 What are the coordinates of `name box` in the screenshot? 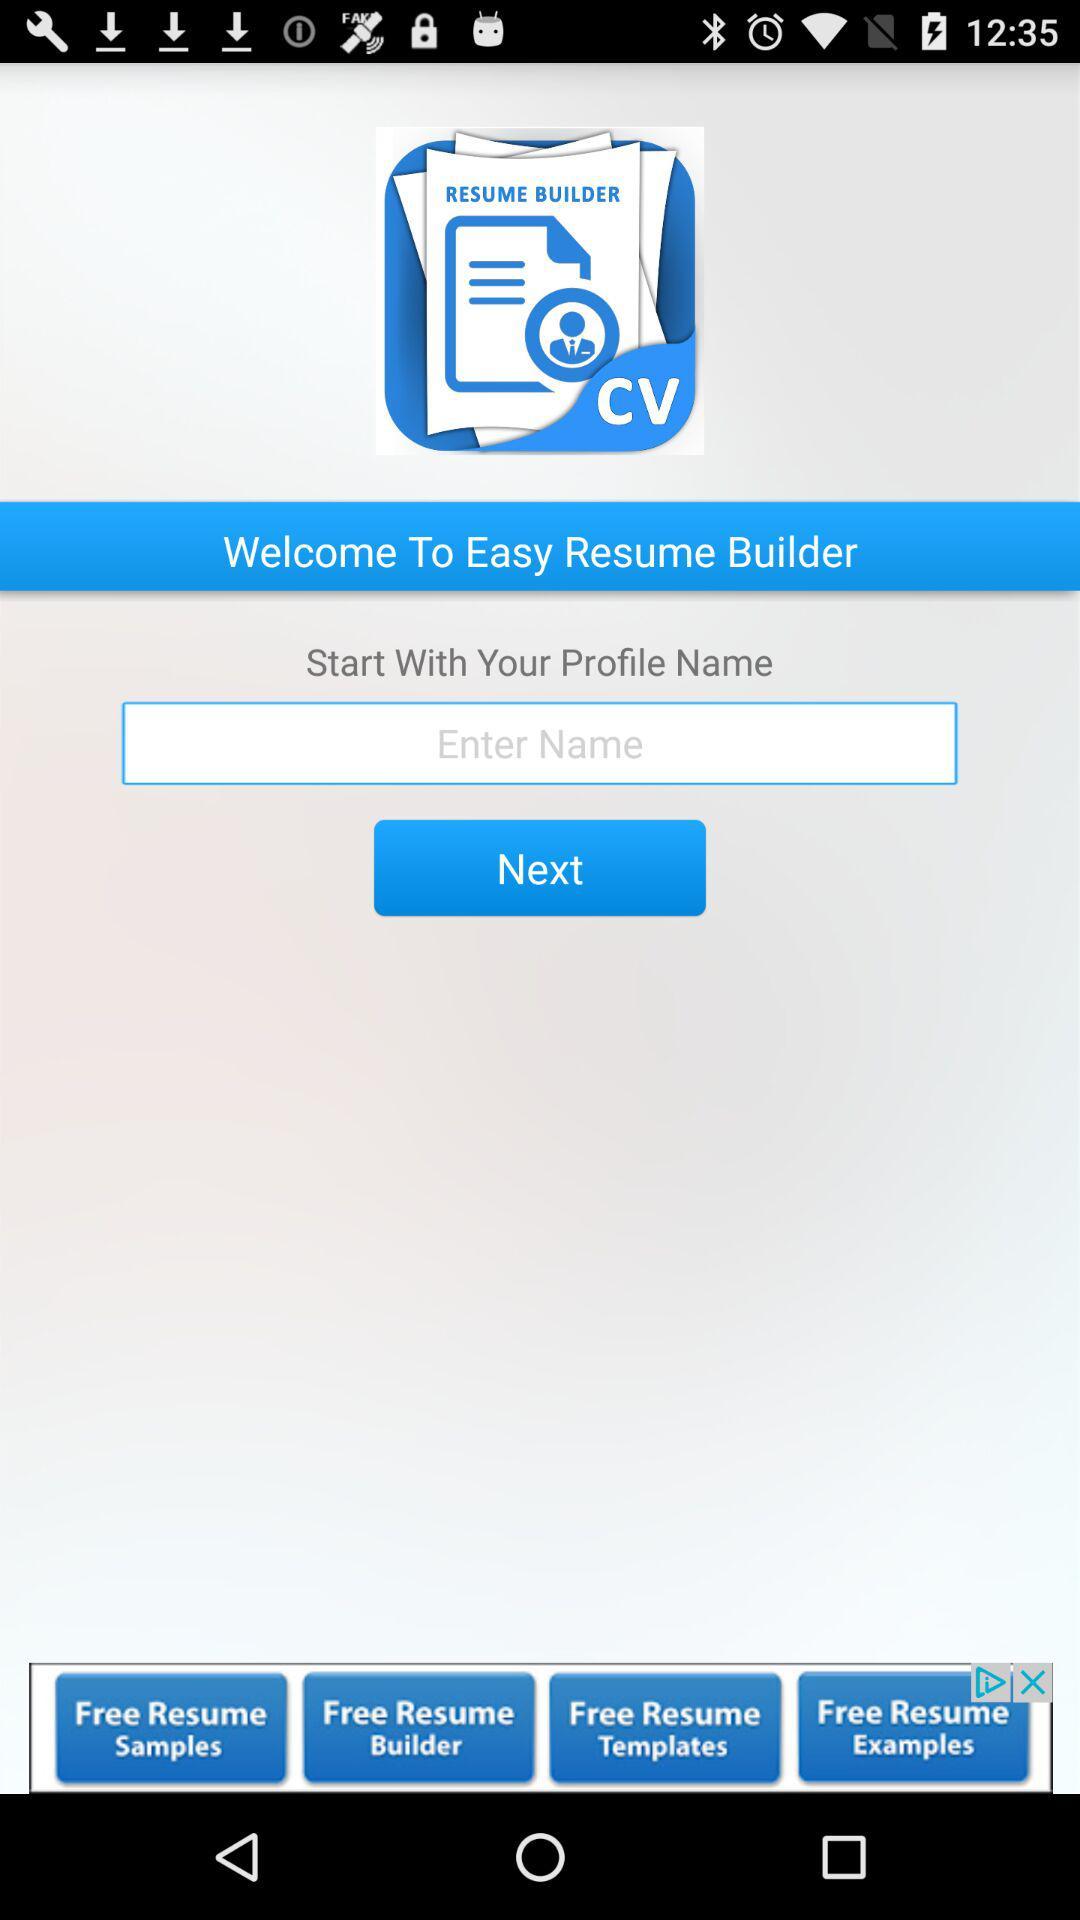 It's located at (540, 742).